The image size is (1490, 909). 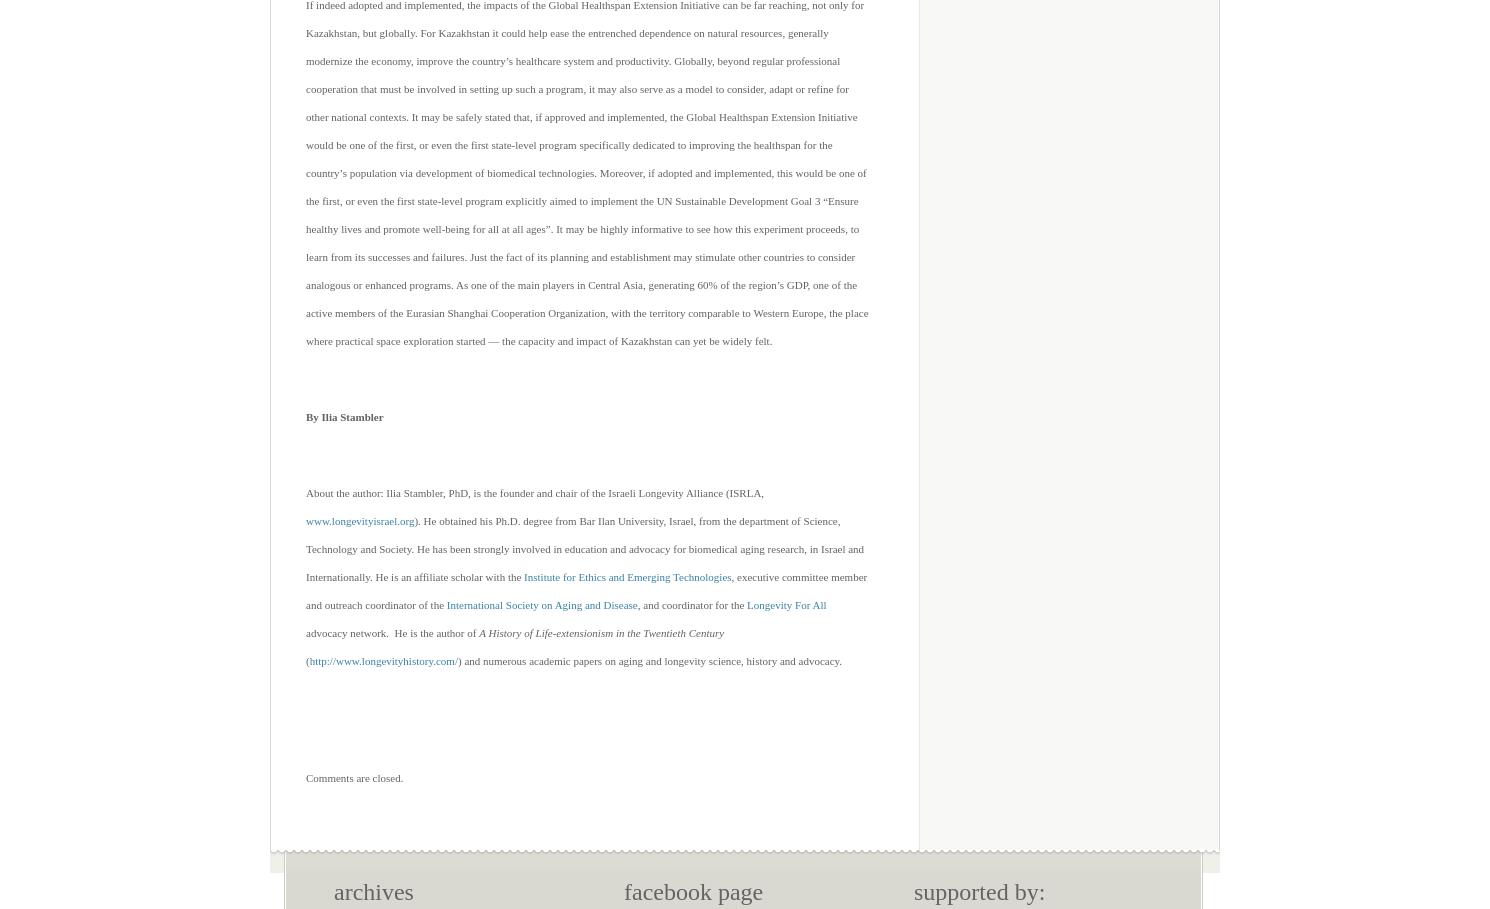 What do you see at coordinates (306, 660) in the screenshot?
I see `'('` at bounding box center [306, 660].